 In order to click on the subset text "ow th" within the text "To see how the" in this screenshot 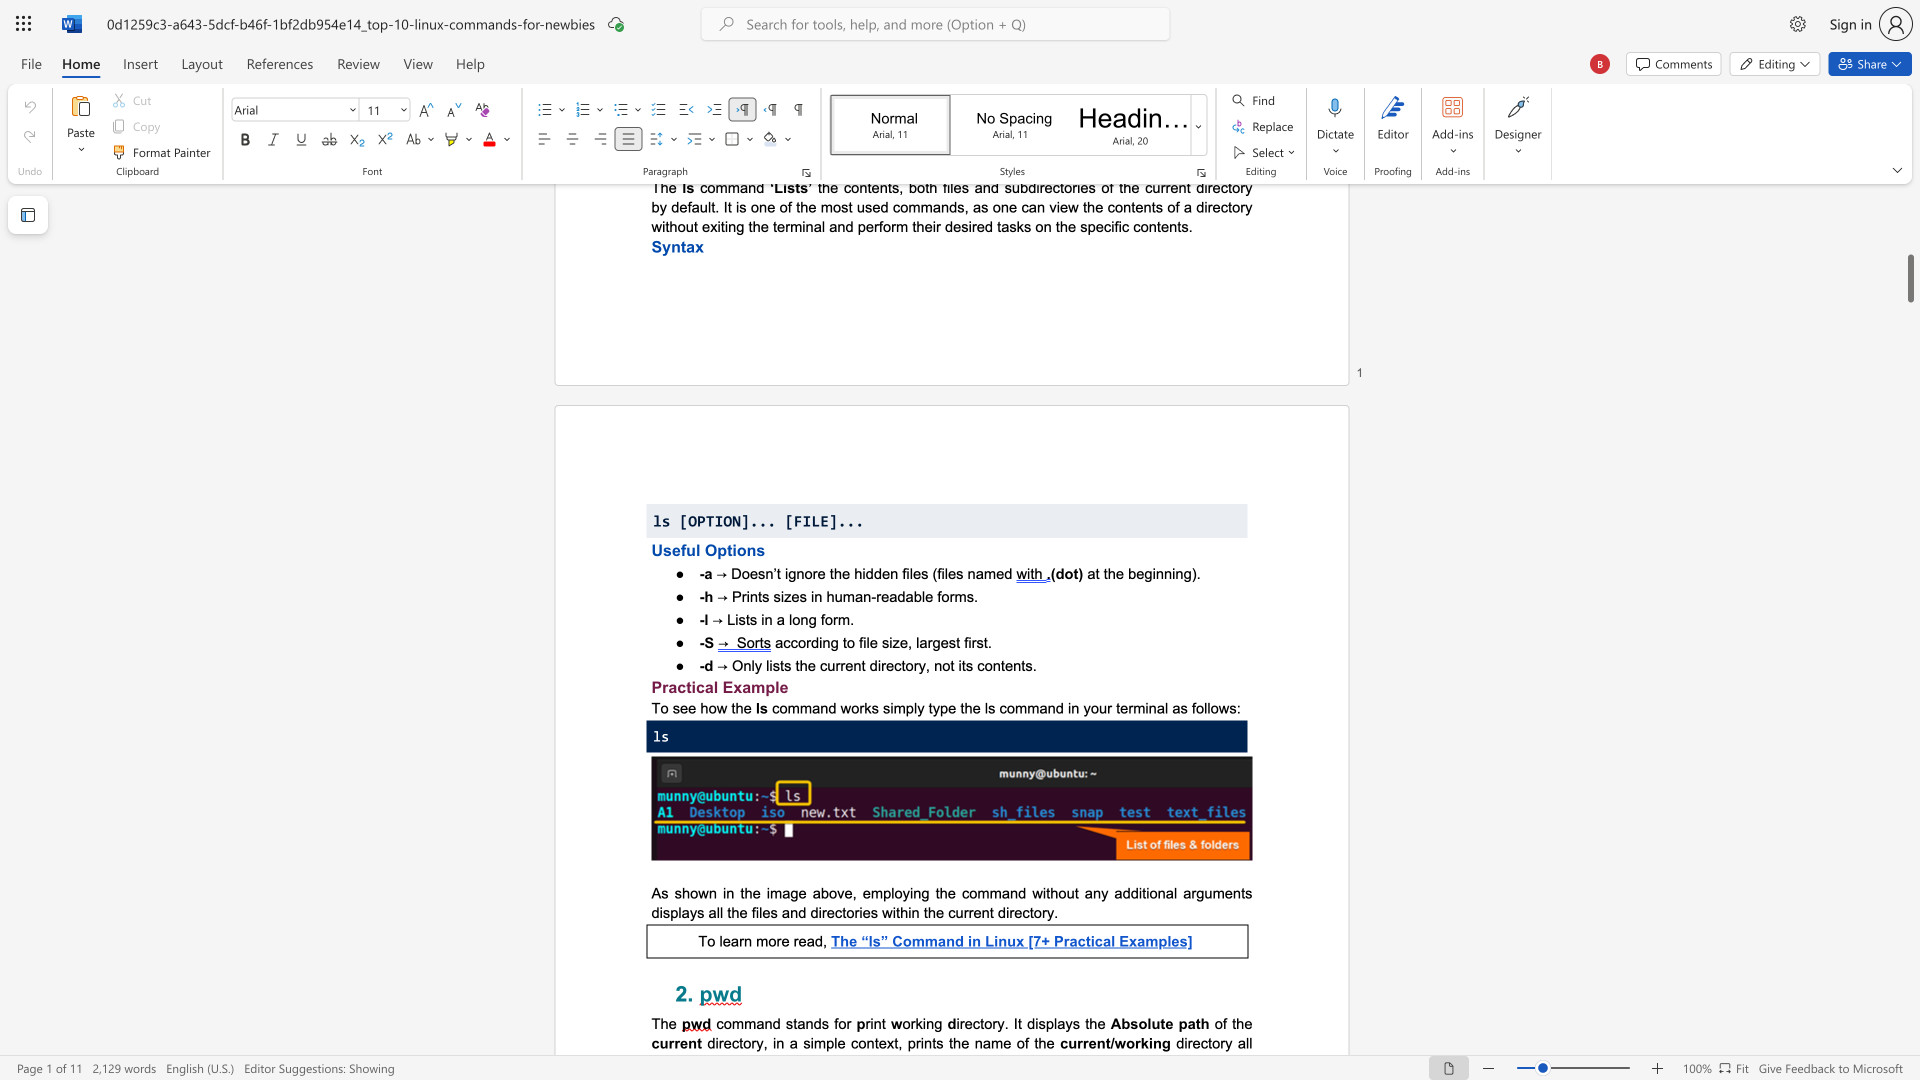, I will do `click(708, 707)`.